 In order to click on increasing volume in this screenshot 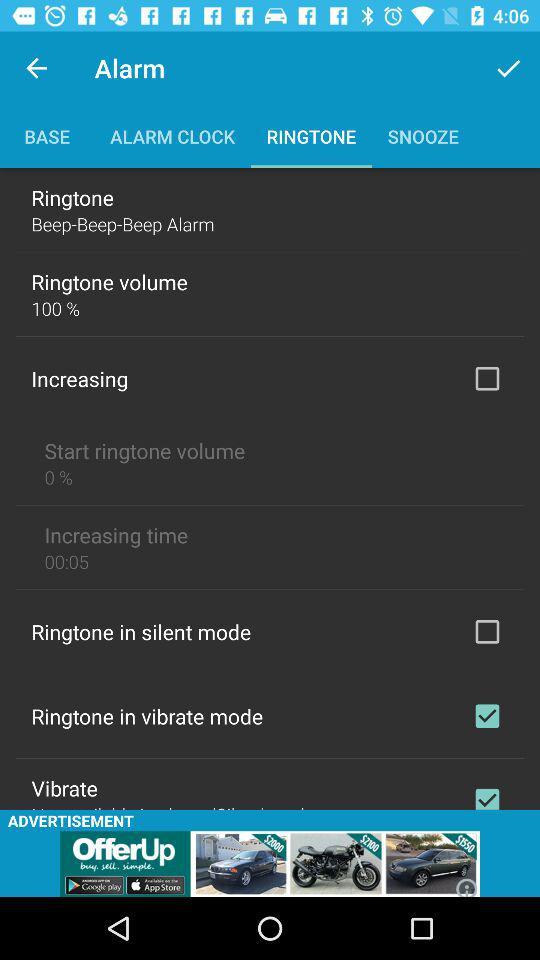, I will do `click(486, 377)`.